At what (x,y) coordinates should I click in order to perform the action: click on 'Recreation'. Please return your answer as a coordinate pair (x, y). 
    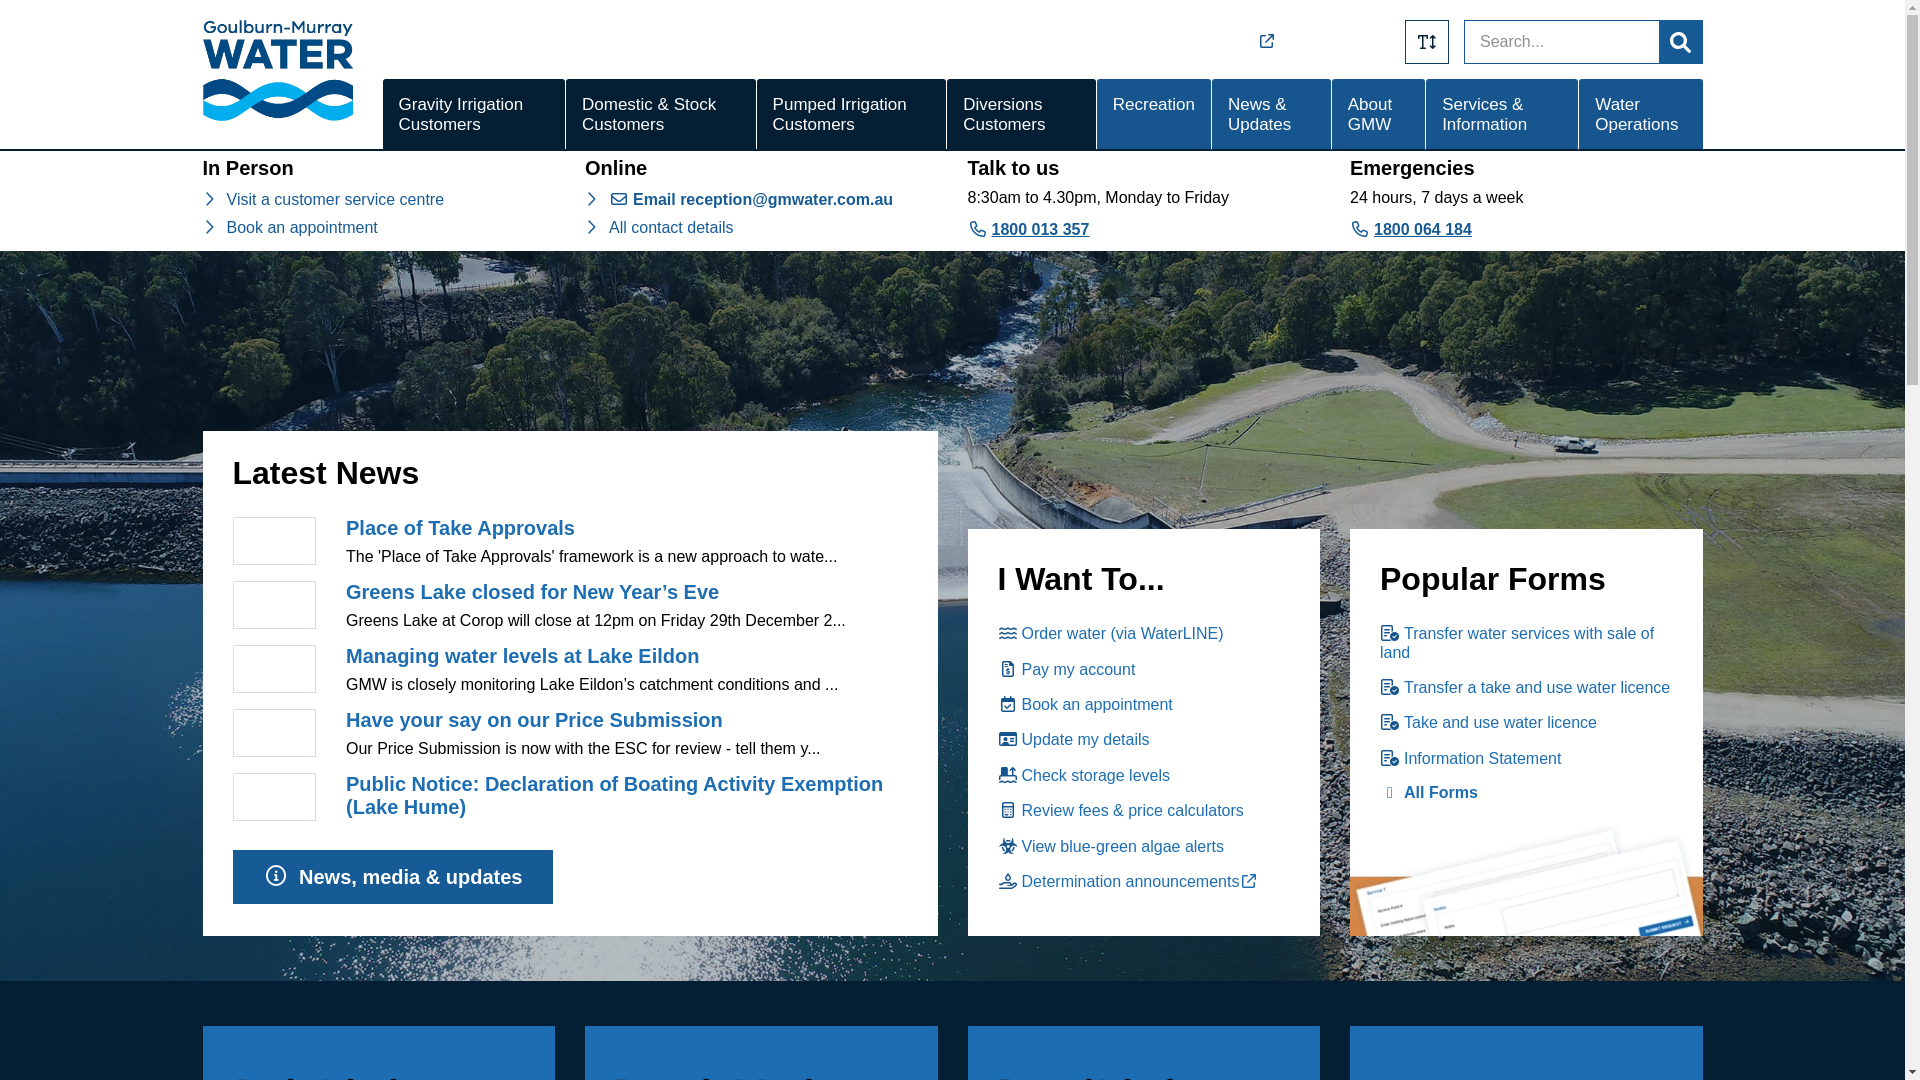
    Looking at the image, I should click on (1153, 115).